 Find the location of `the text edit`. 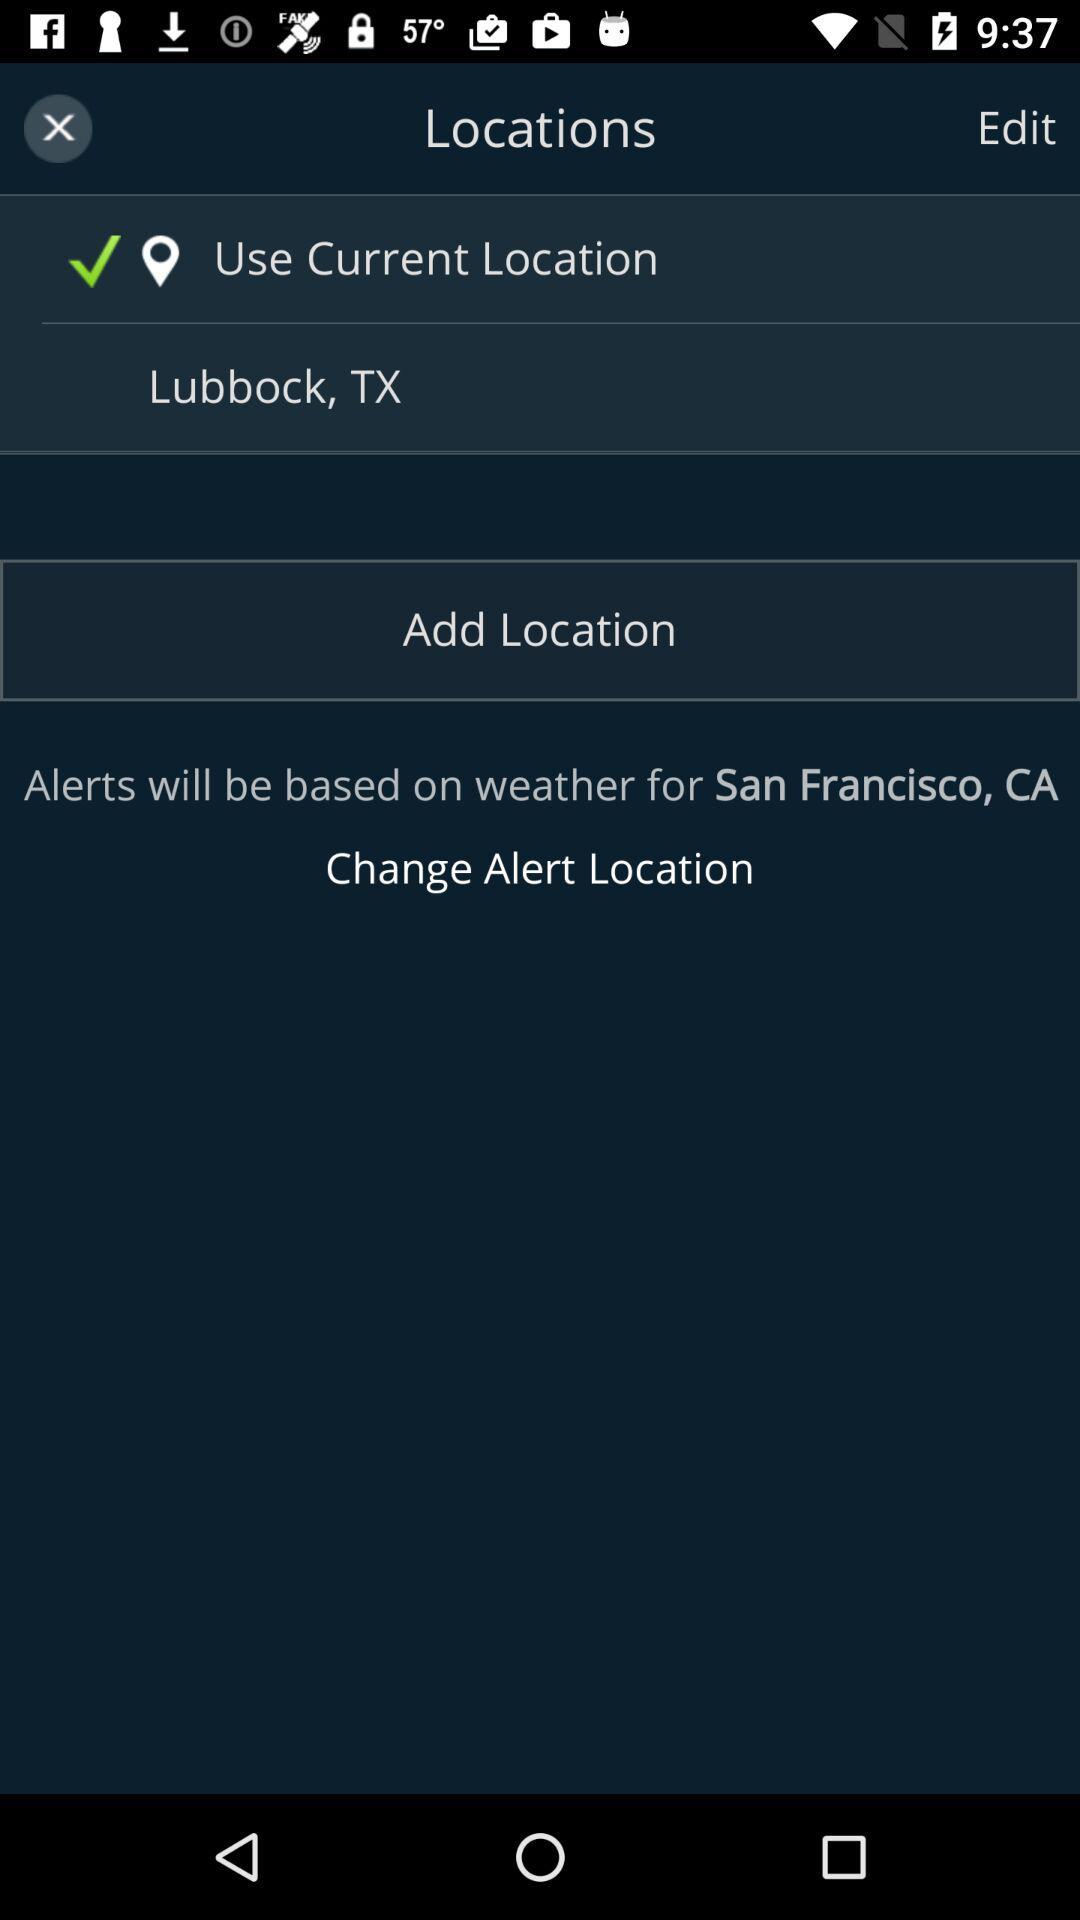

the text edit is located at coordinates (1016, 127).